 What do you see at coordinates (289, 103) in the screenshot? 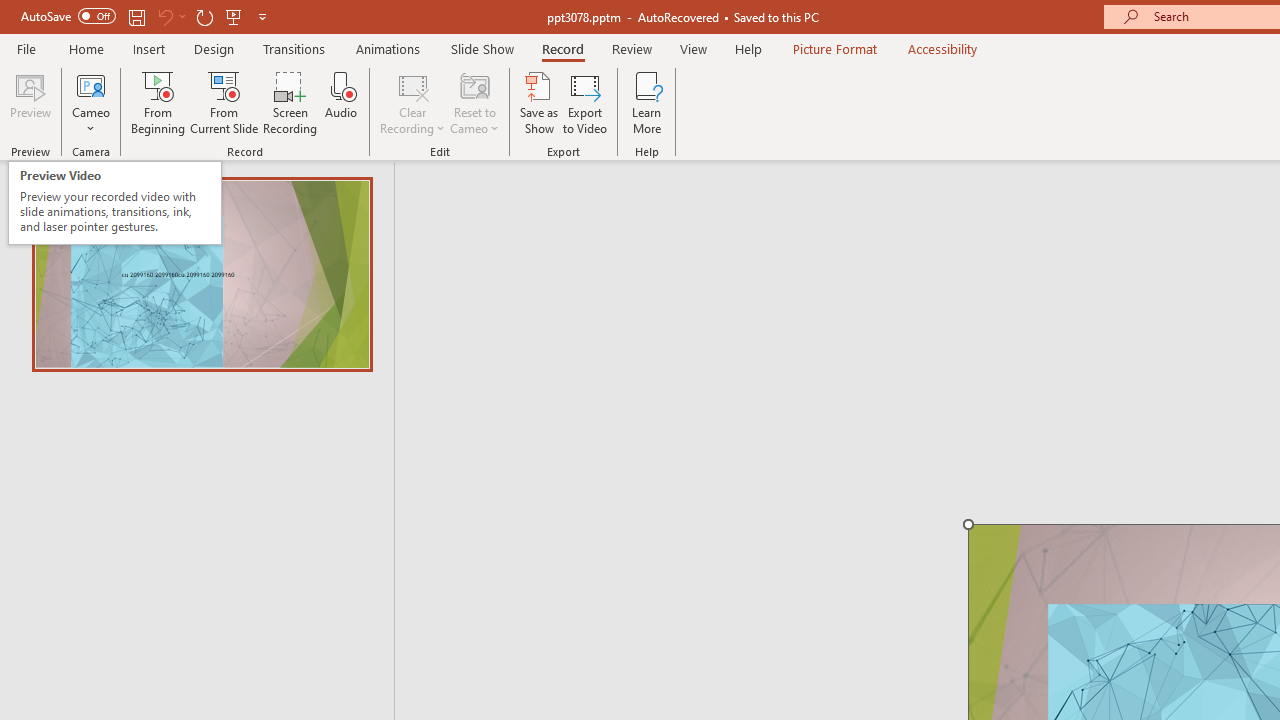
I see `'Screen Recording'` at bounding box center [289, 103].